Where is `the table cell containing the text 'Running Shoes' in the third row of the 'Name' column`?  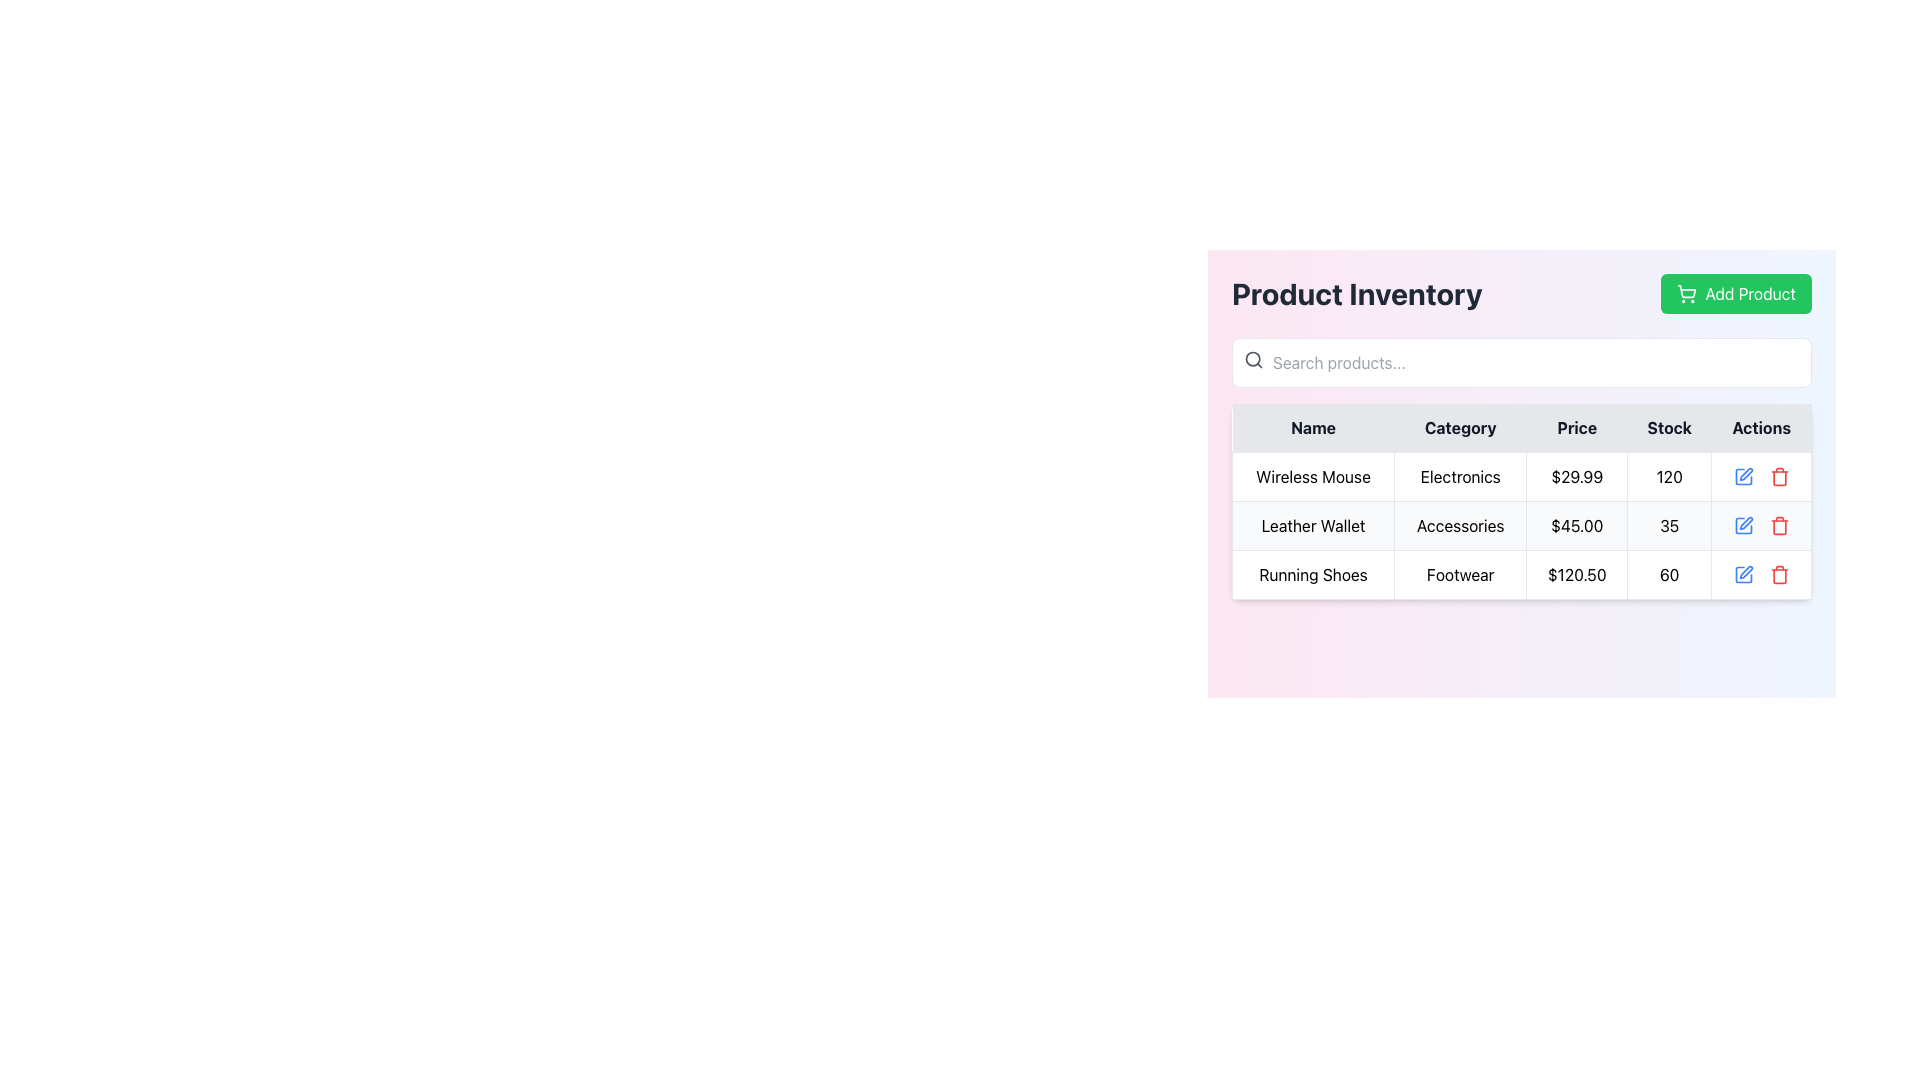 the table cell containing the text 'Running Shoes' in the third row of the 'Name' column is located at coordinates (1313, 574).